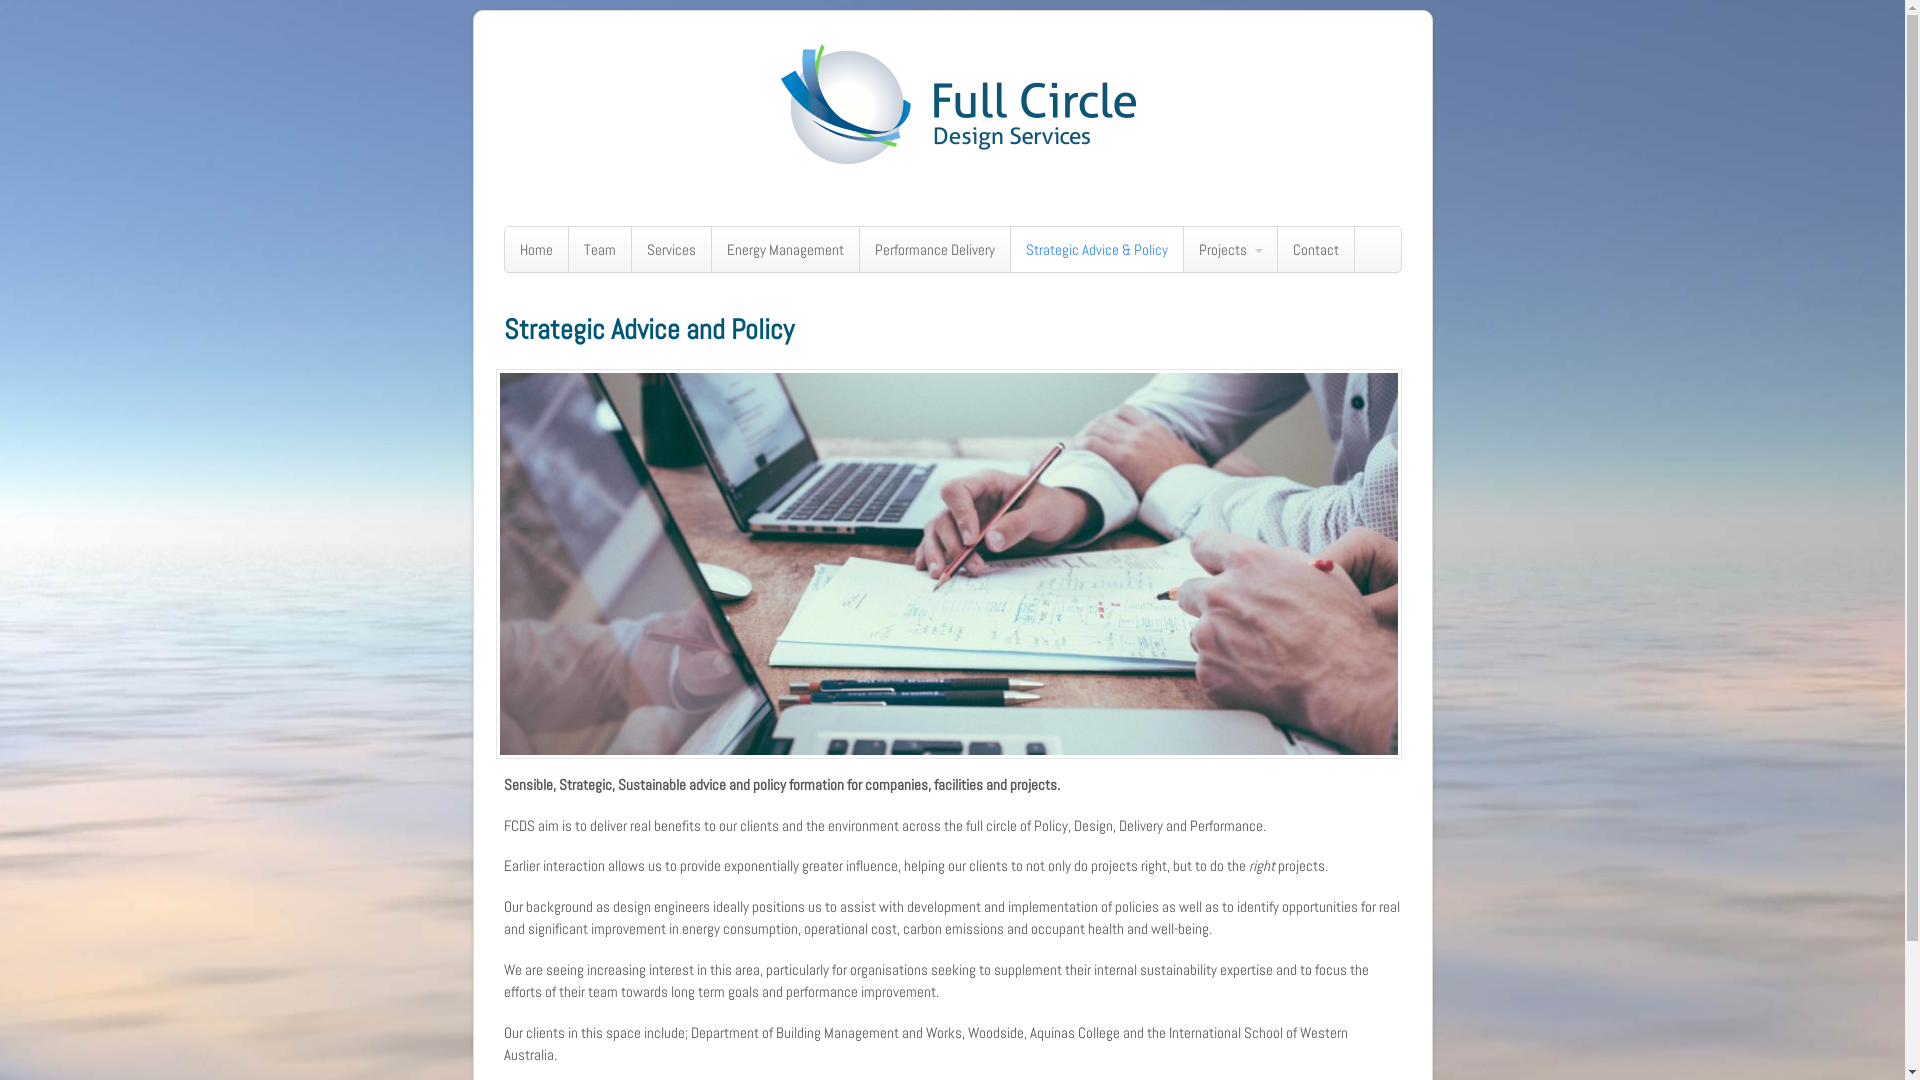 This screenshot has width=1920, height=1080. Describe the element at coordinates (1276, 248) in the screenshot. I see `'Contact'` at that location.